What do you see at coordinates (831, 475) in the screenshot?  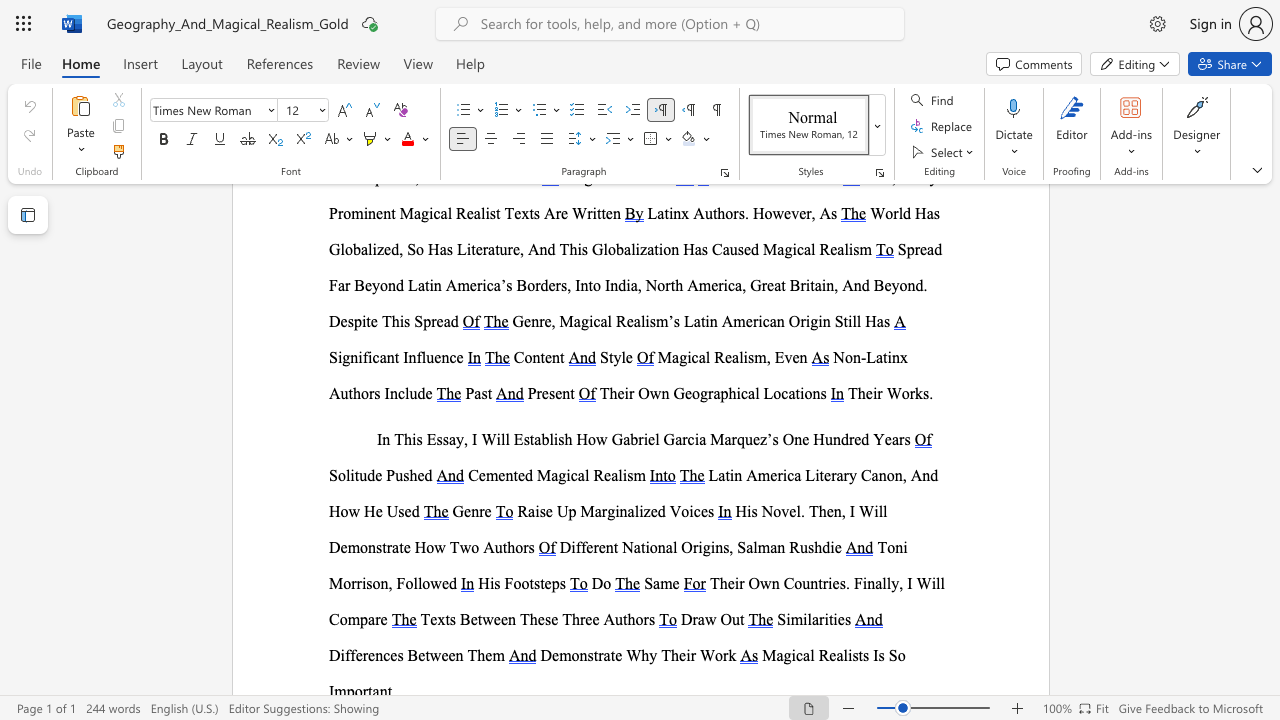 I see `the subset text "rar" within the text "Latin America Literary Canon, And How He Used"` at bounding box center [831, 475].